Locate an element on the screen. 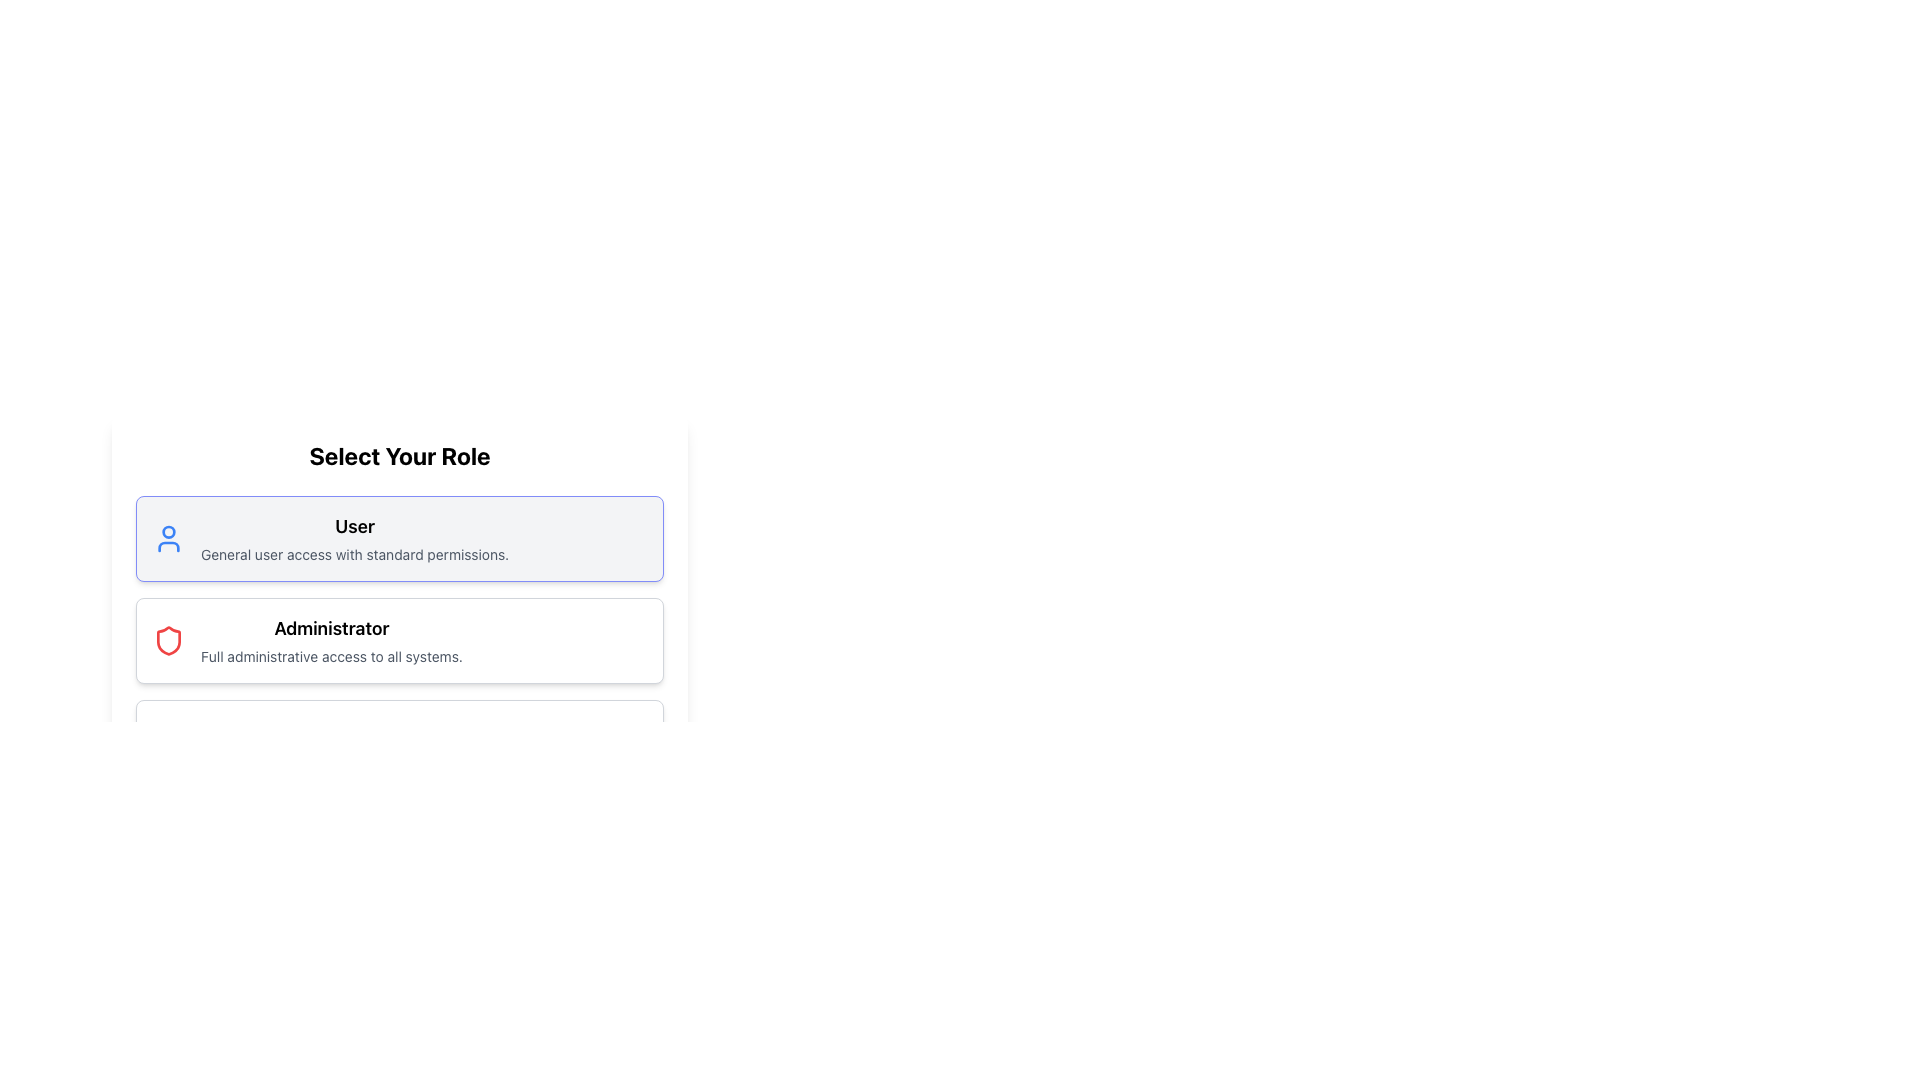 The width and height of the screenshot is (1920, 1080). the shield icon representing administrative access located in the 'Select Your Role' interface, specifically within the 'Administrator' box is located at coordinates (168, 640).